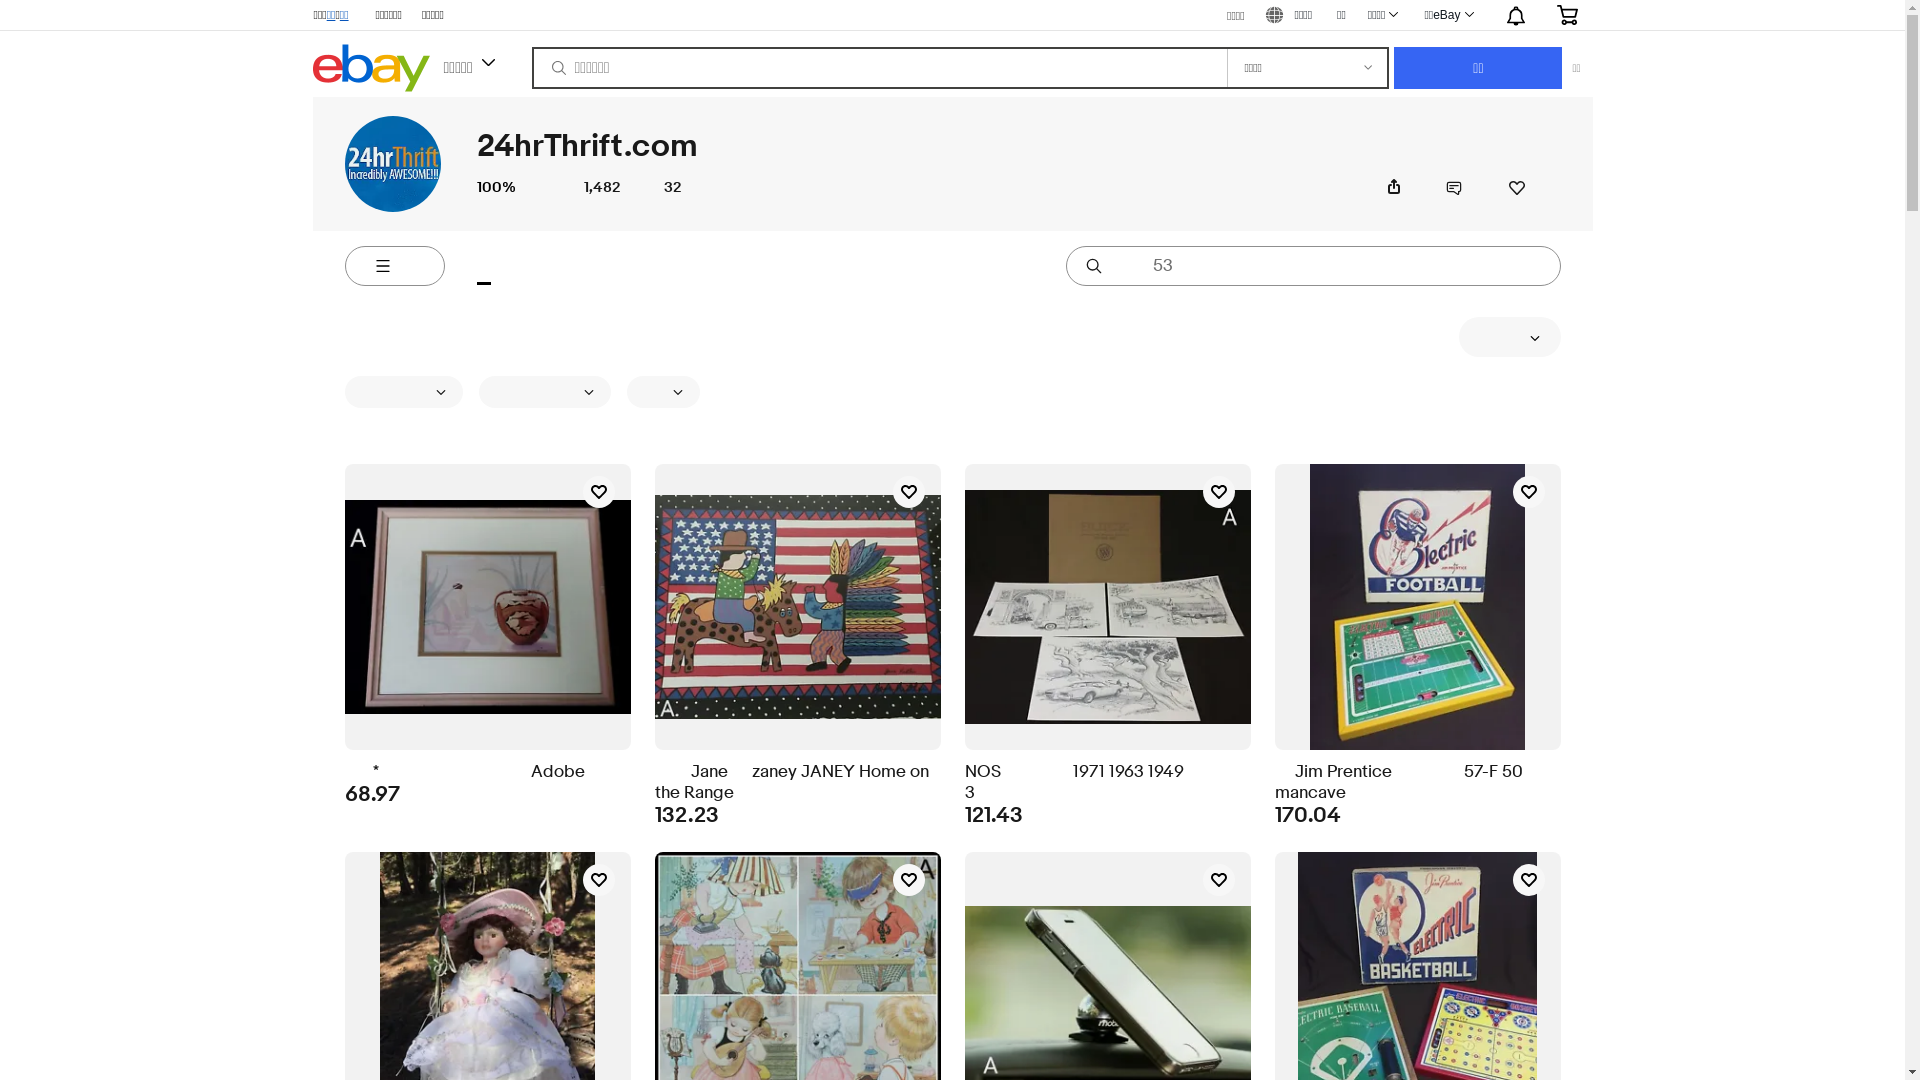 Image resolution: width=1920 pixels, height=1080 pixels. What do you see at coordinates (392, 163) in the screenshot?
I see `'24hrThrift.com'` at bounding box center [392, 163].